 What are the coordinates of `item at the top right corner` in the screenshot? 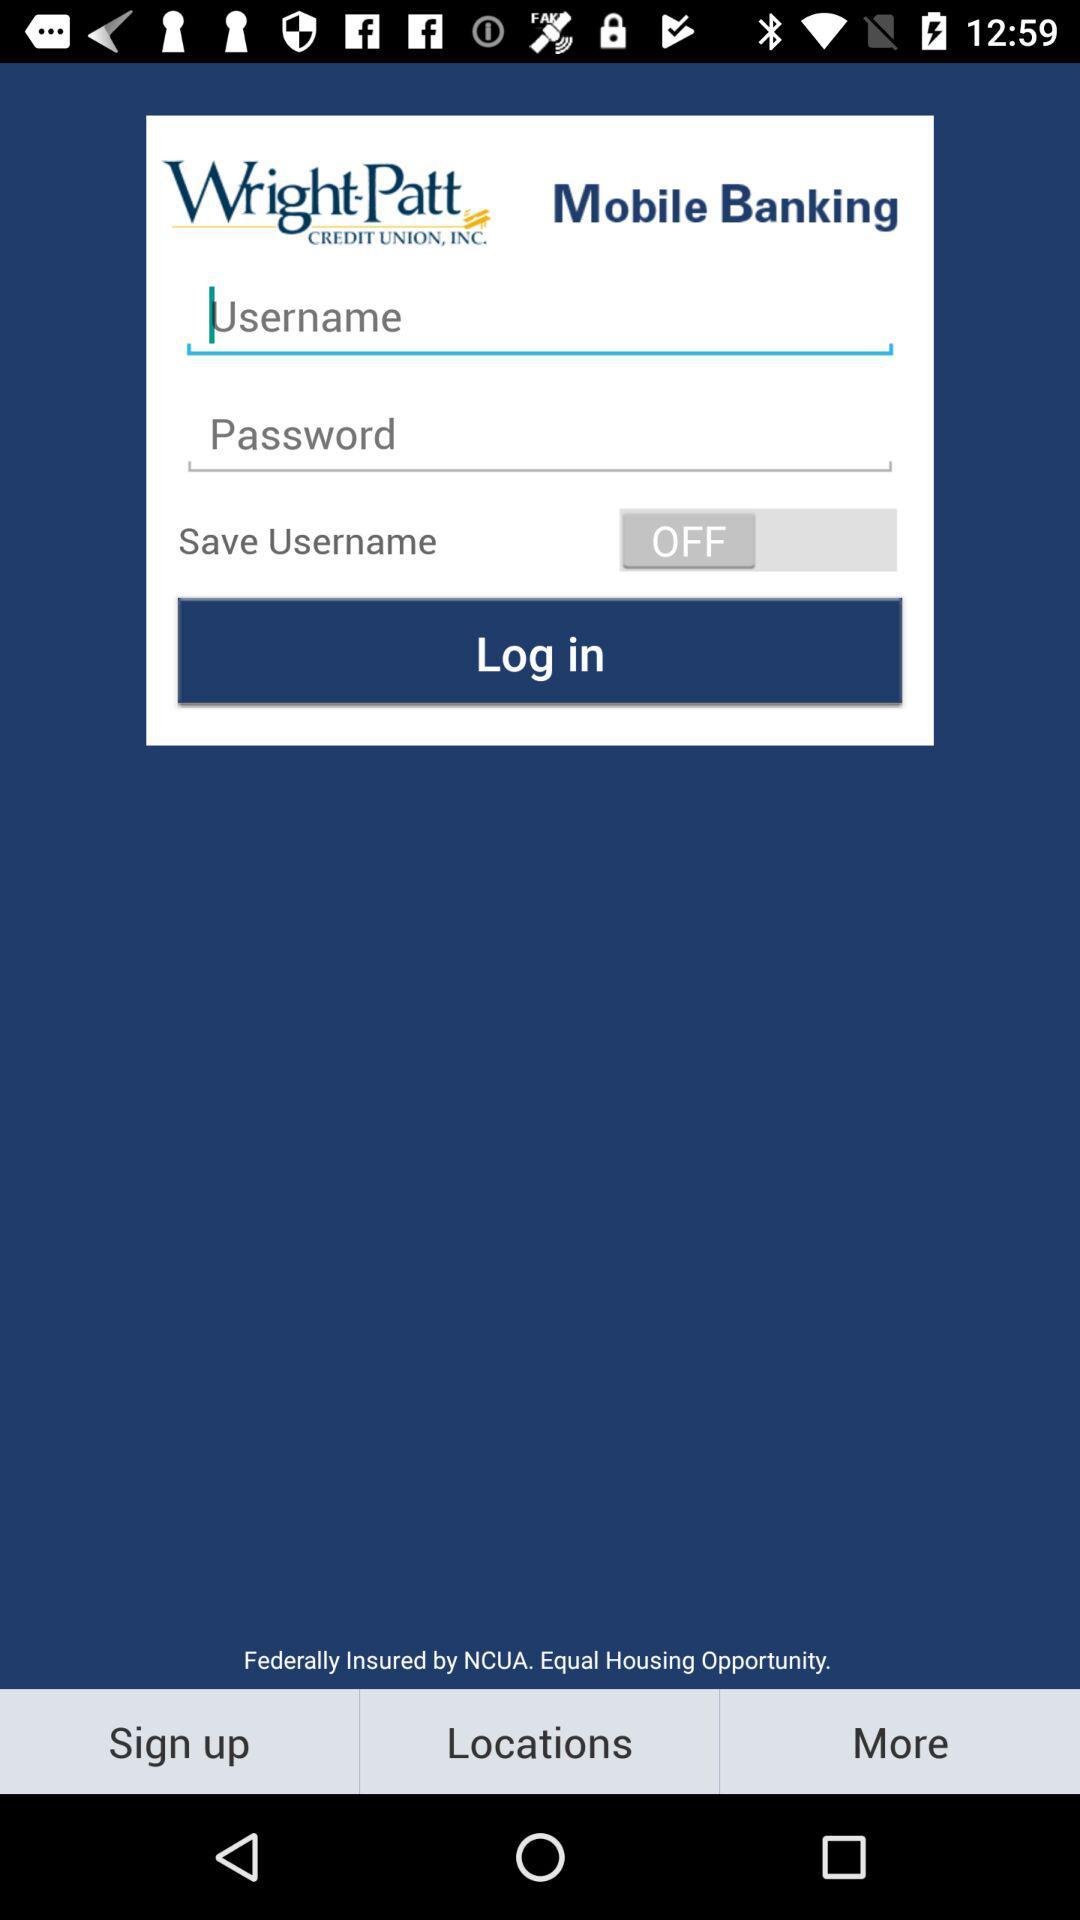 It's located at (758, 539).